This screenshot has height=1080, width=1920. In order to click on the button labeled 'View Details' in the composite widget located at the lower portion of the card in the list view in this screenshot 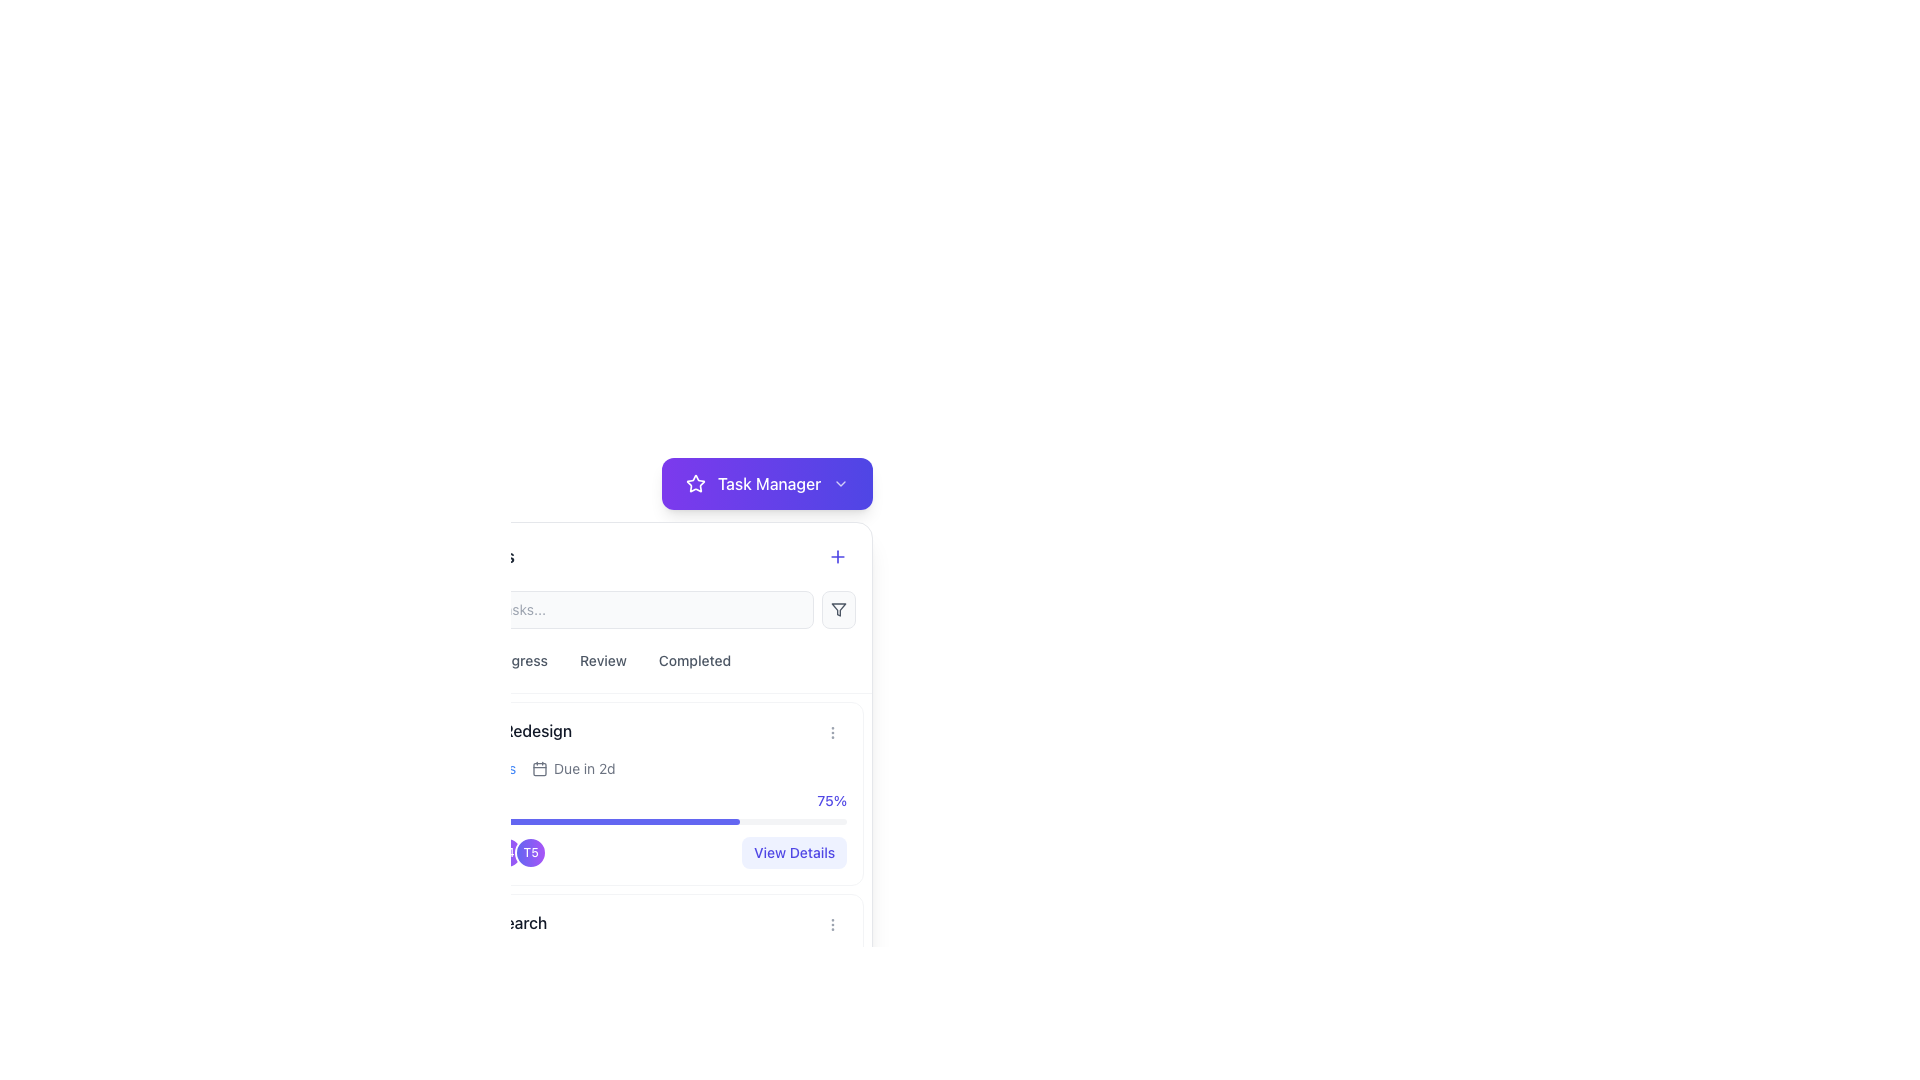, I will do `click(632, 852)`.